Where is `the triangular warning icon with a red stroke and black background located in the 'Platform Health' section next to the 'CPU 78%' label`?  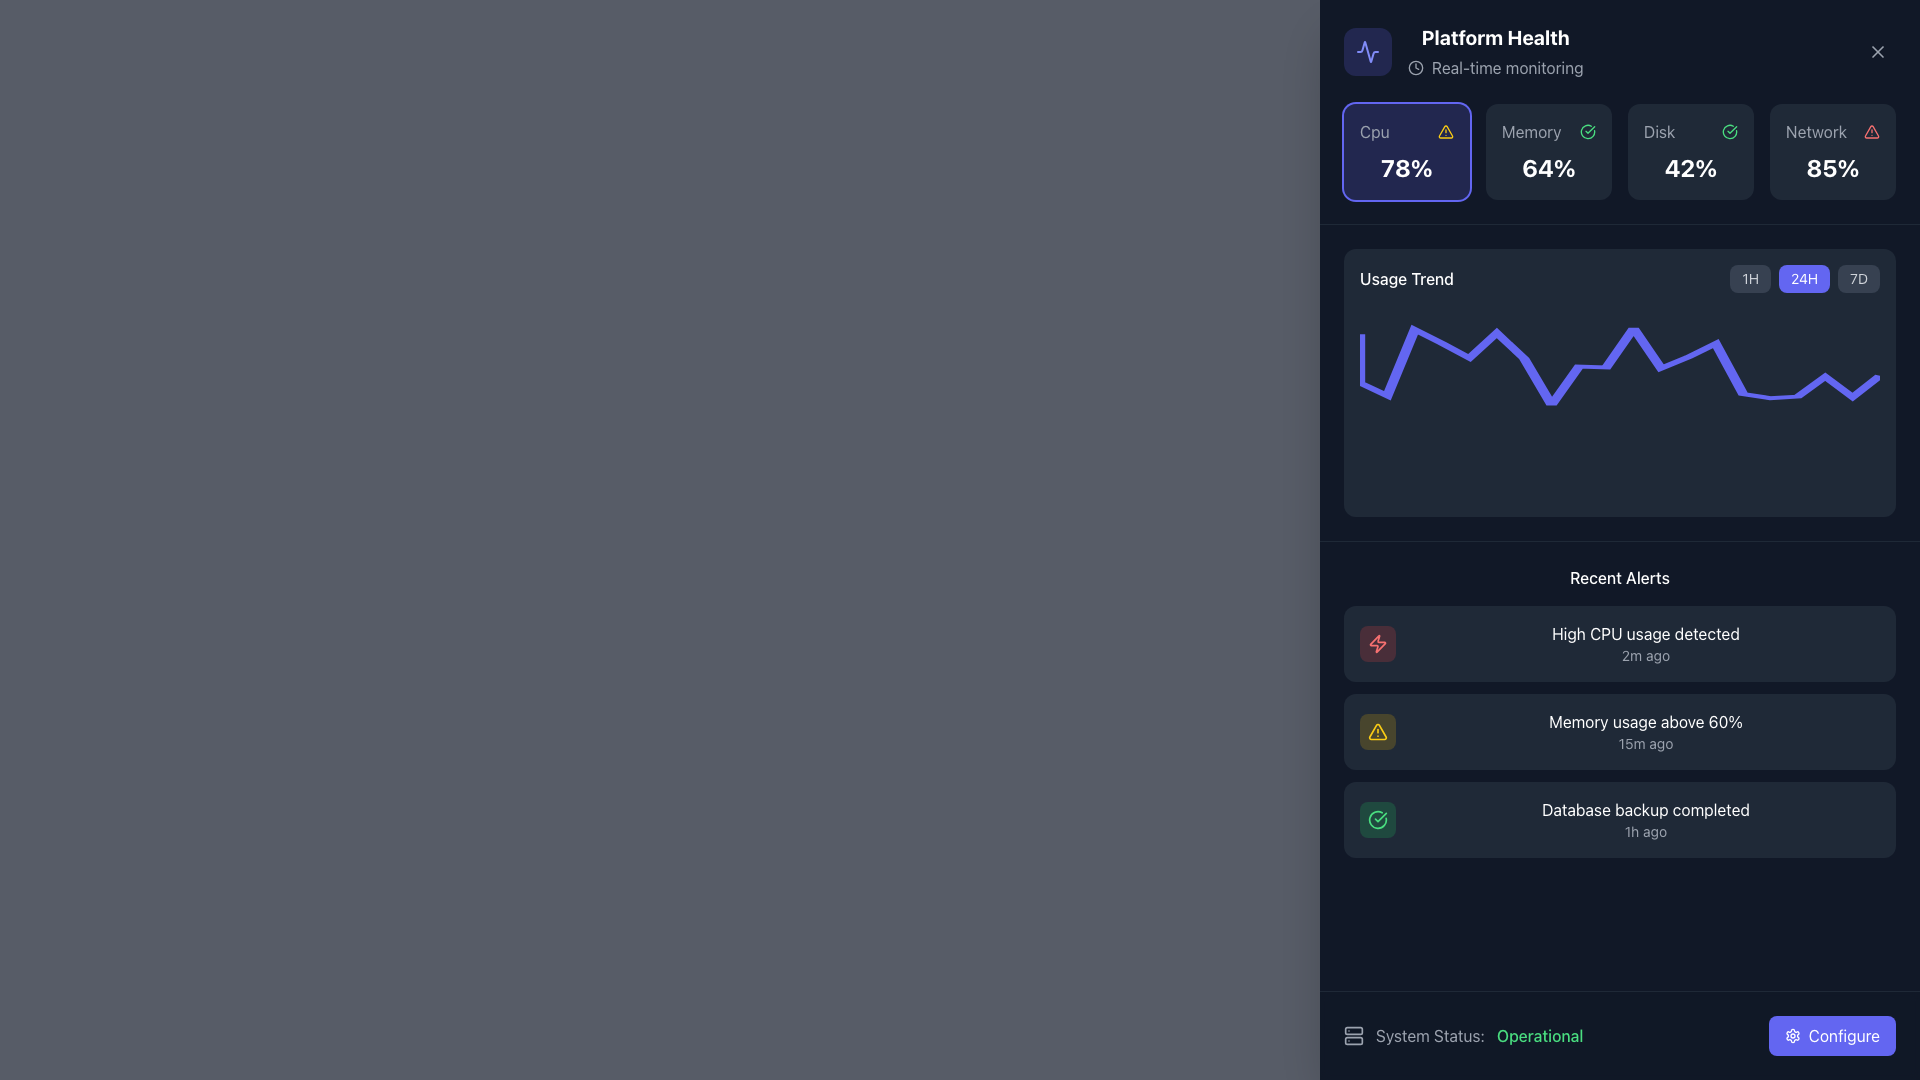 the triangular warning icon with a red stroke and black background located in the 'Platform Health' section next to the 'CPU 78%' label is located at coordinates (1871, 131).